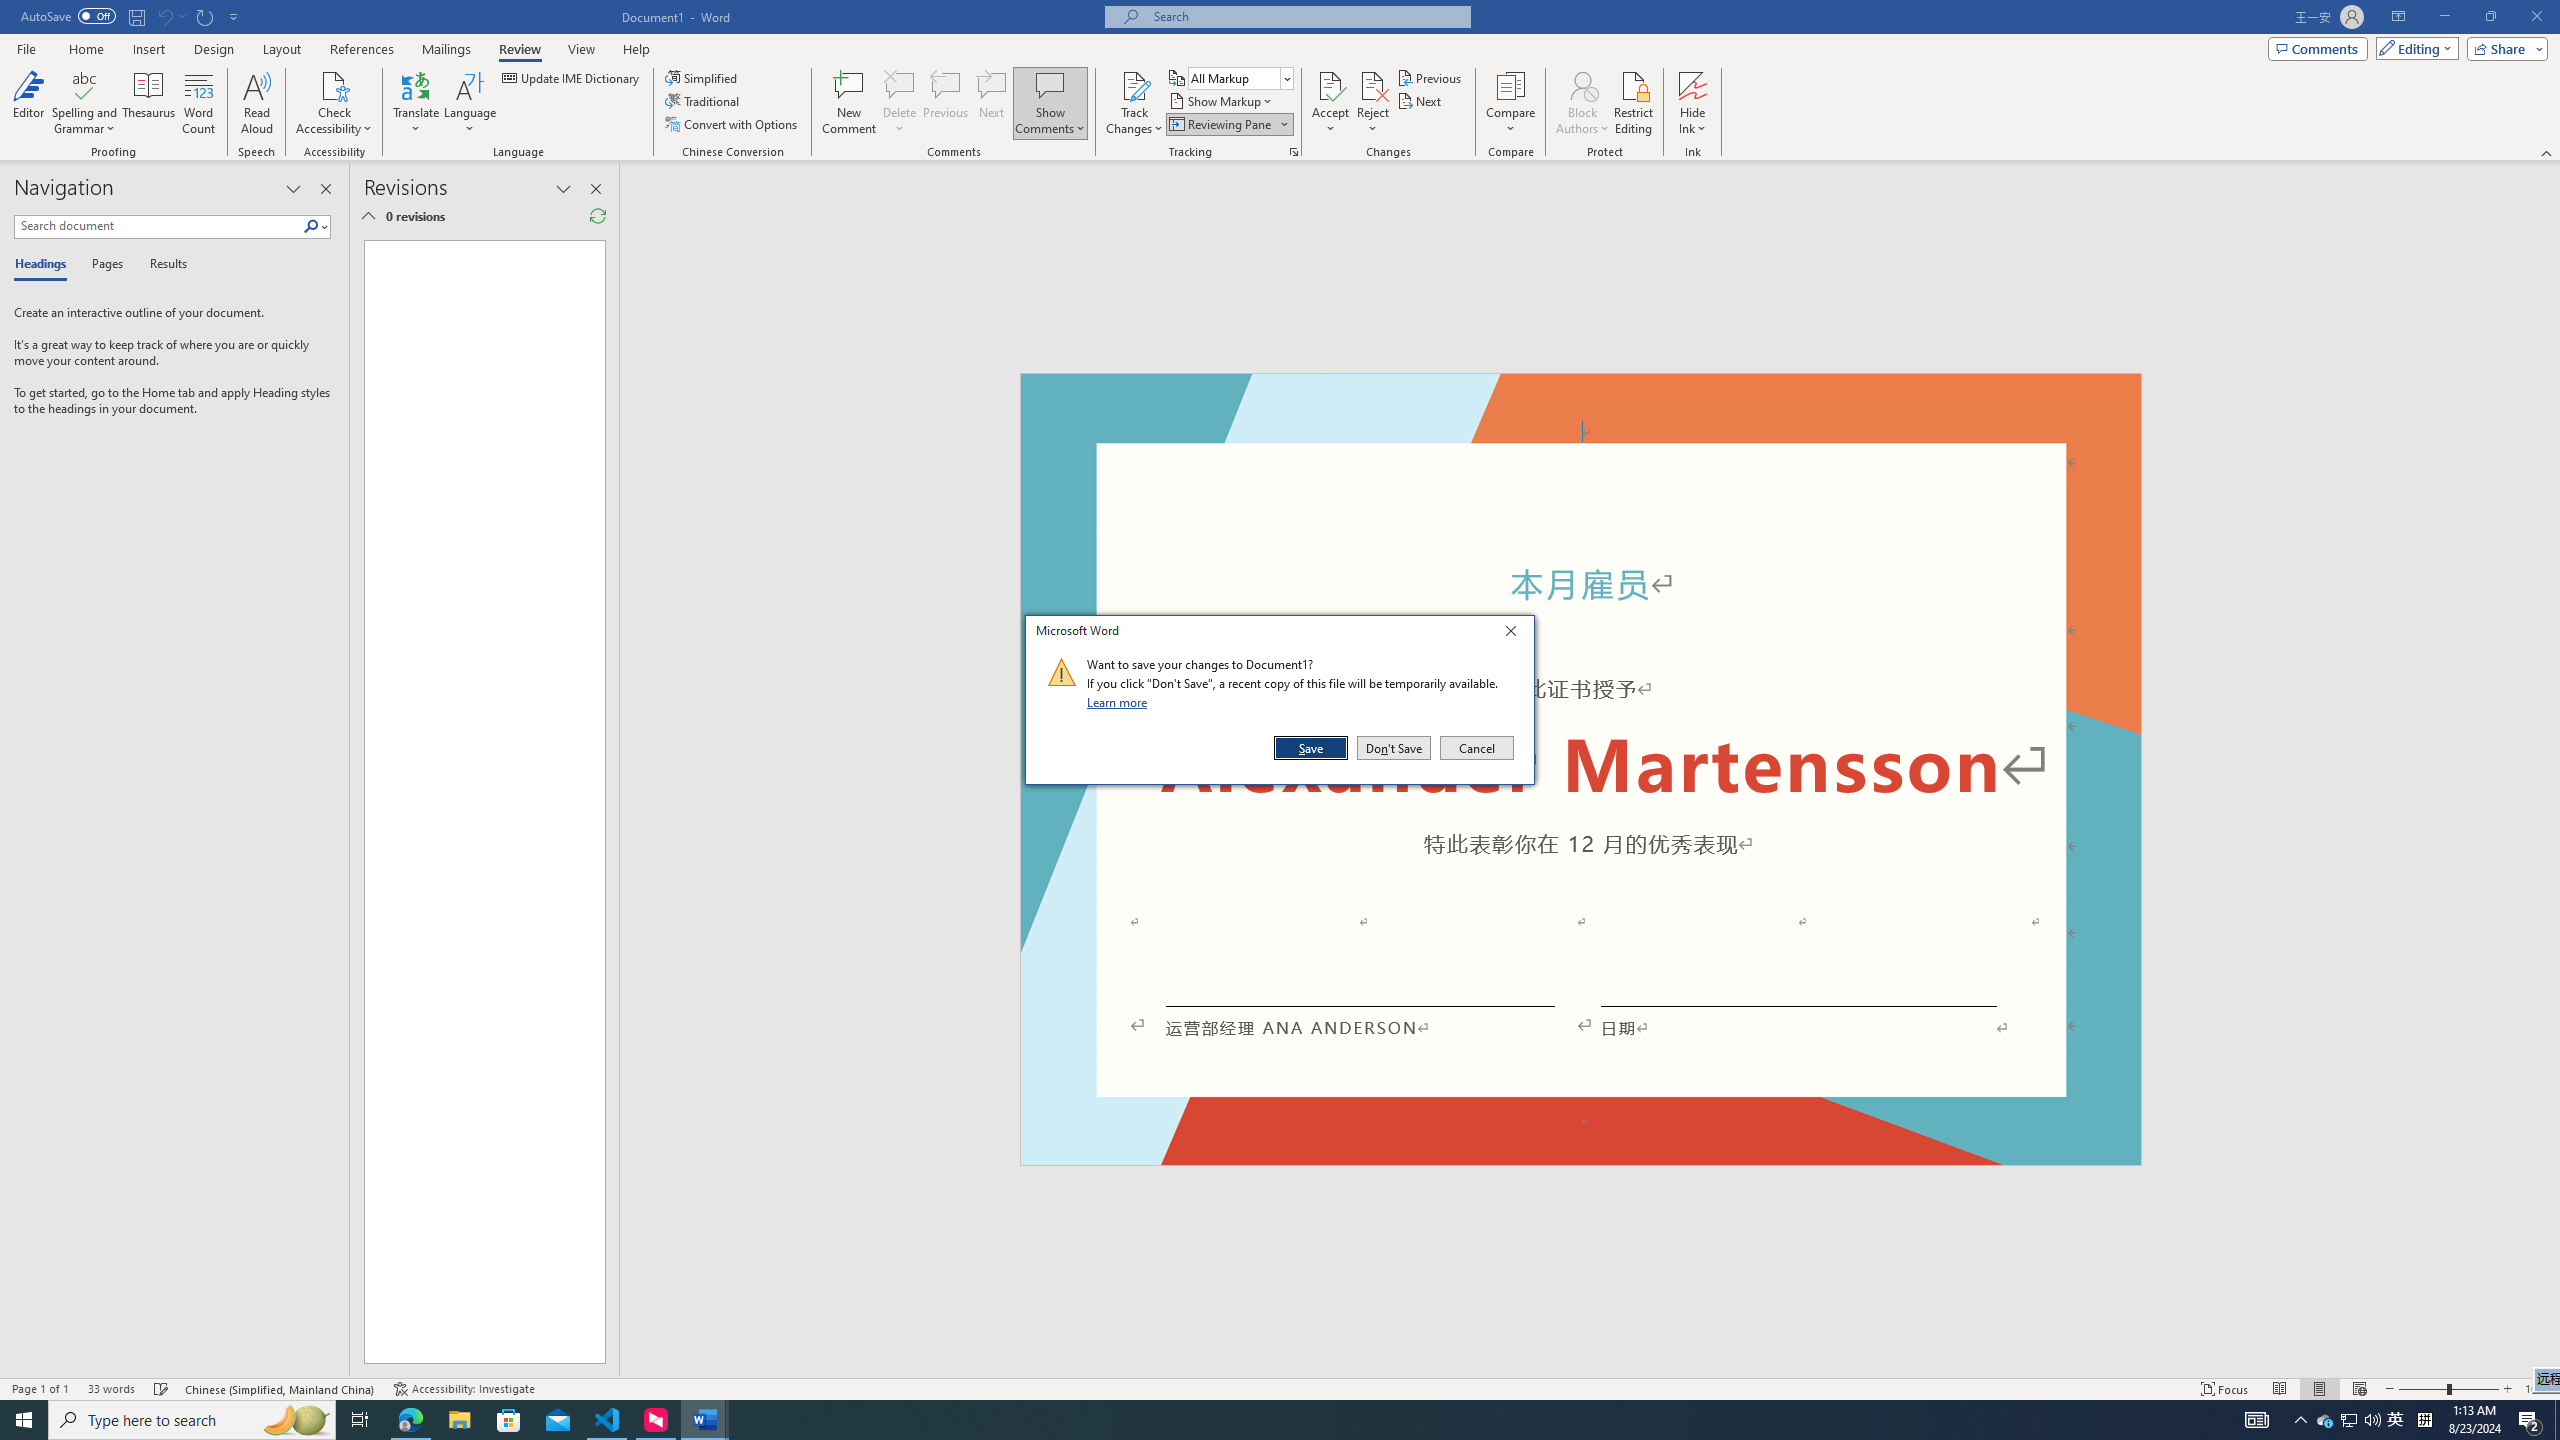  Describe the element at coordinates (1133, 84) in the screenshot. I see `'Track Changes'` at that location.